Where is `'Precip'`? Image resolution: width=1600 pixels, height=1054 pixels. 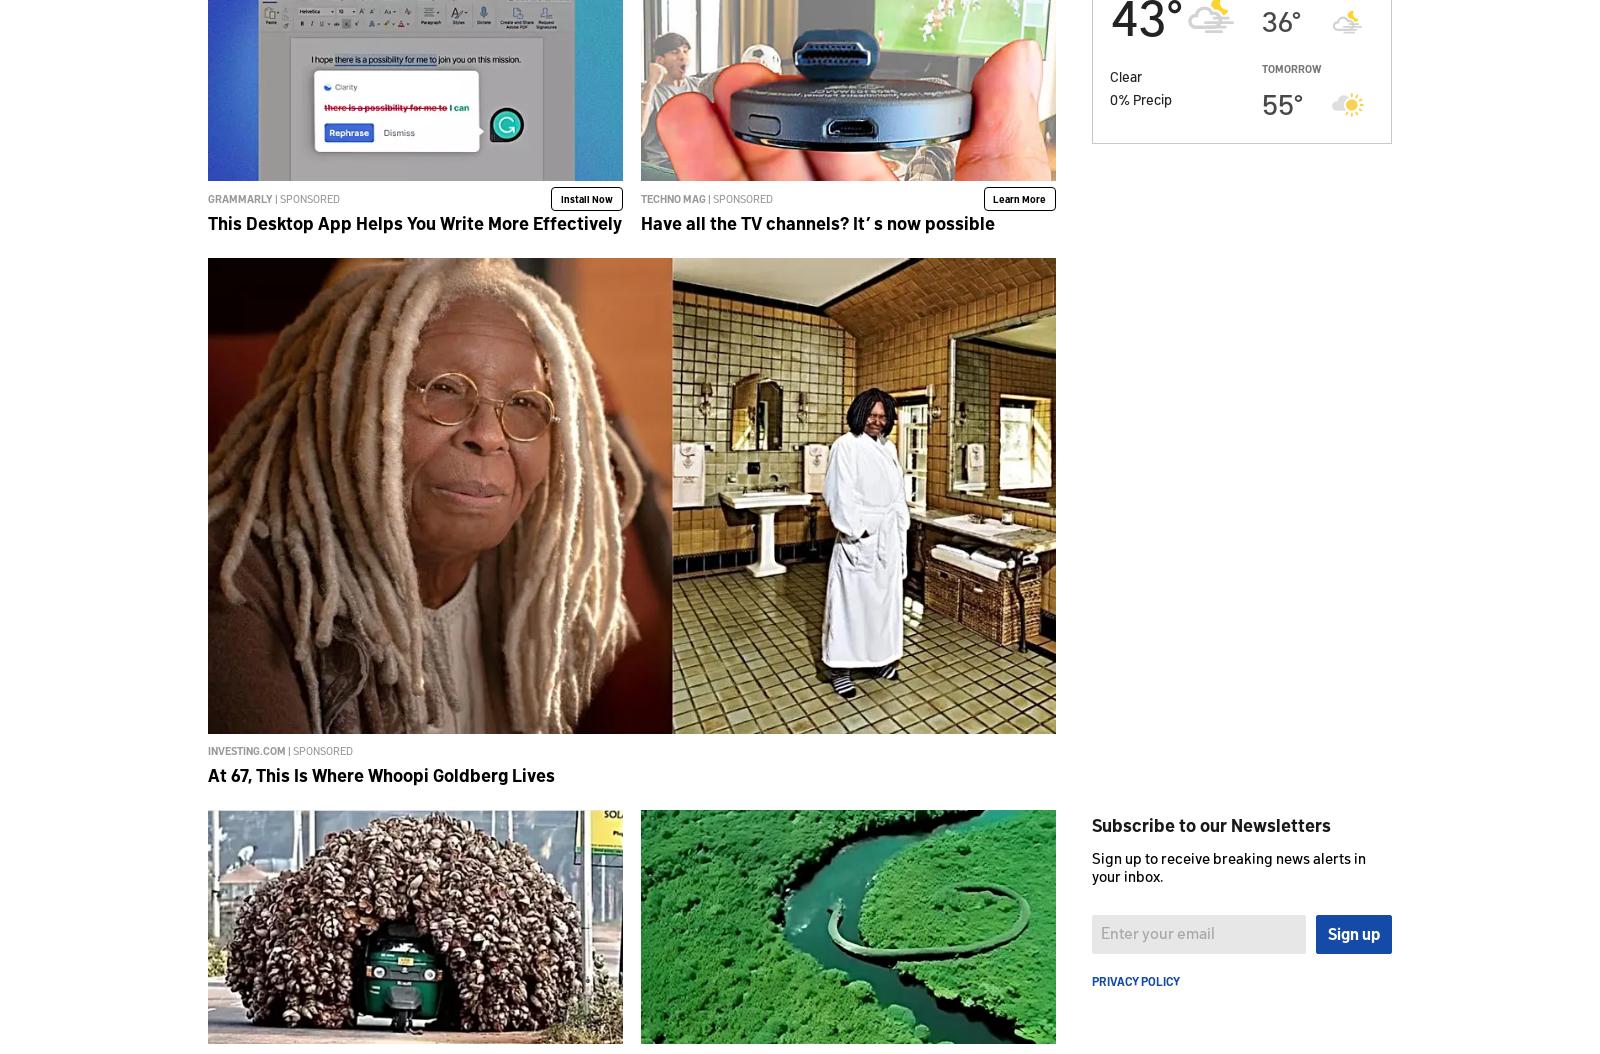
'Precip' is located at coordinates (1152, 97).